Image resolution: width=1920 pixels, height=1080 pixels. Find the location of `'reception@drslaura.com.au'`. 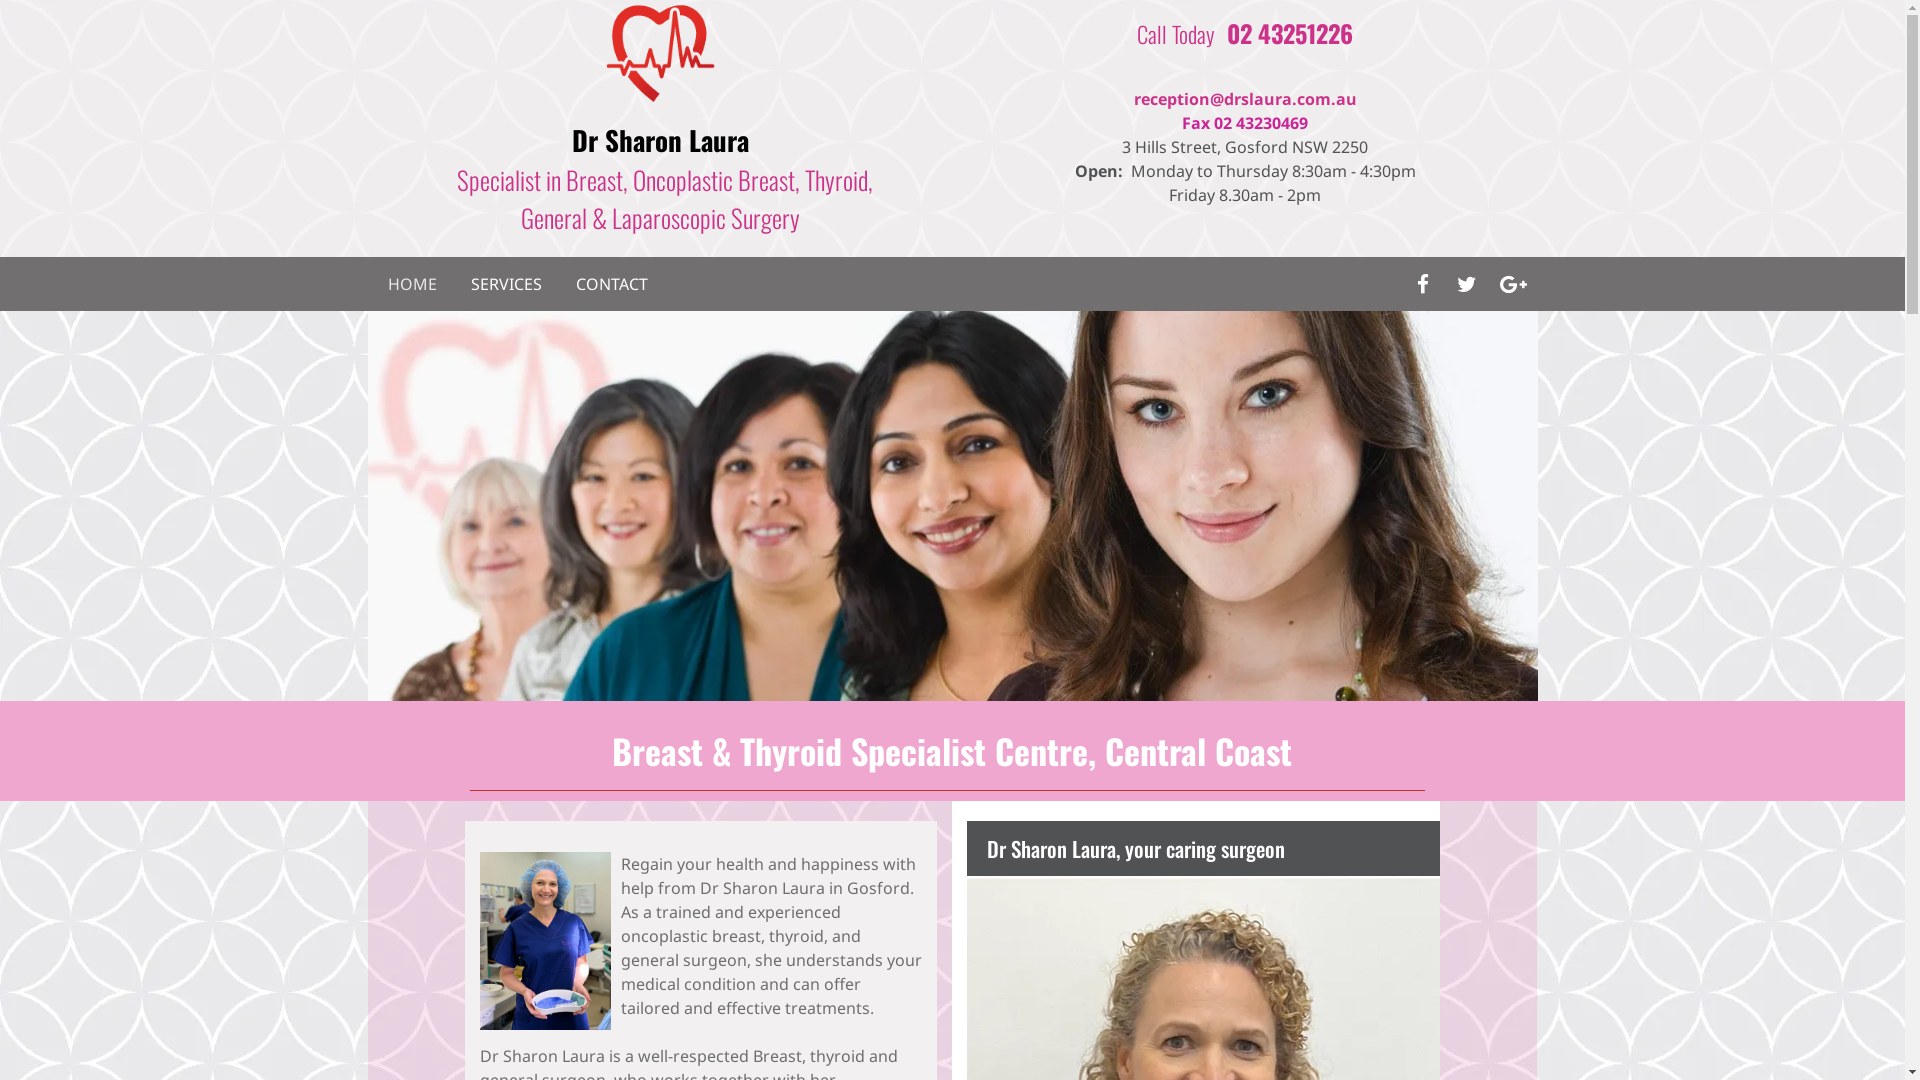

'reception@drslaura.com.au' is located at coordinates (1244, 99).